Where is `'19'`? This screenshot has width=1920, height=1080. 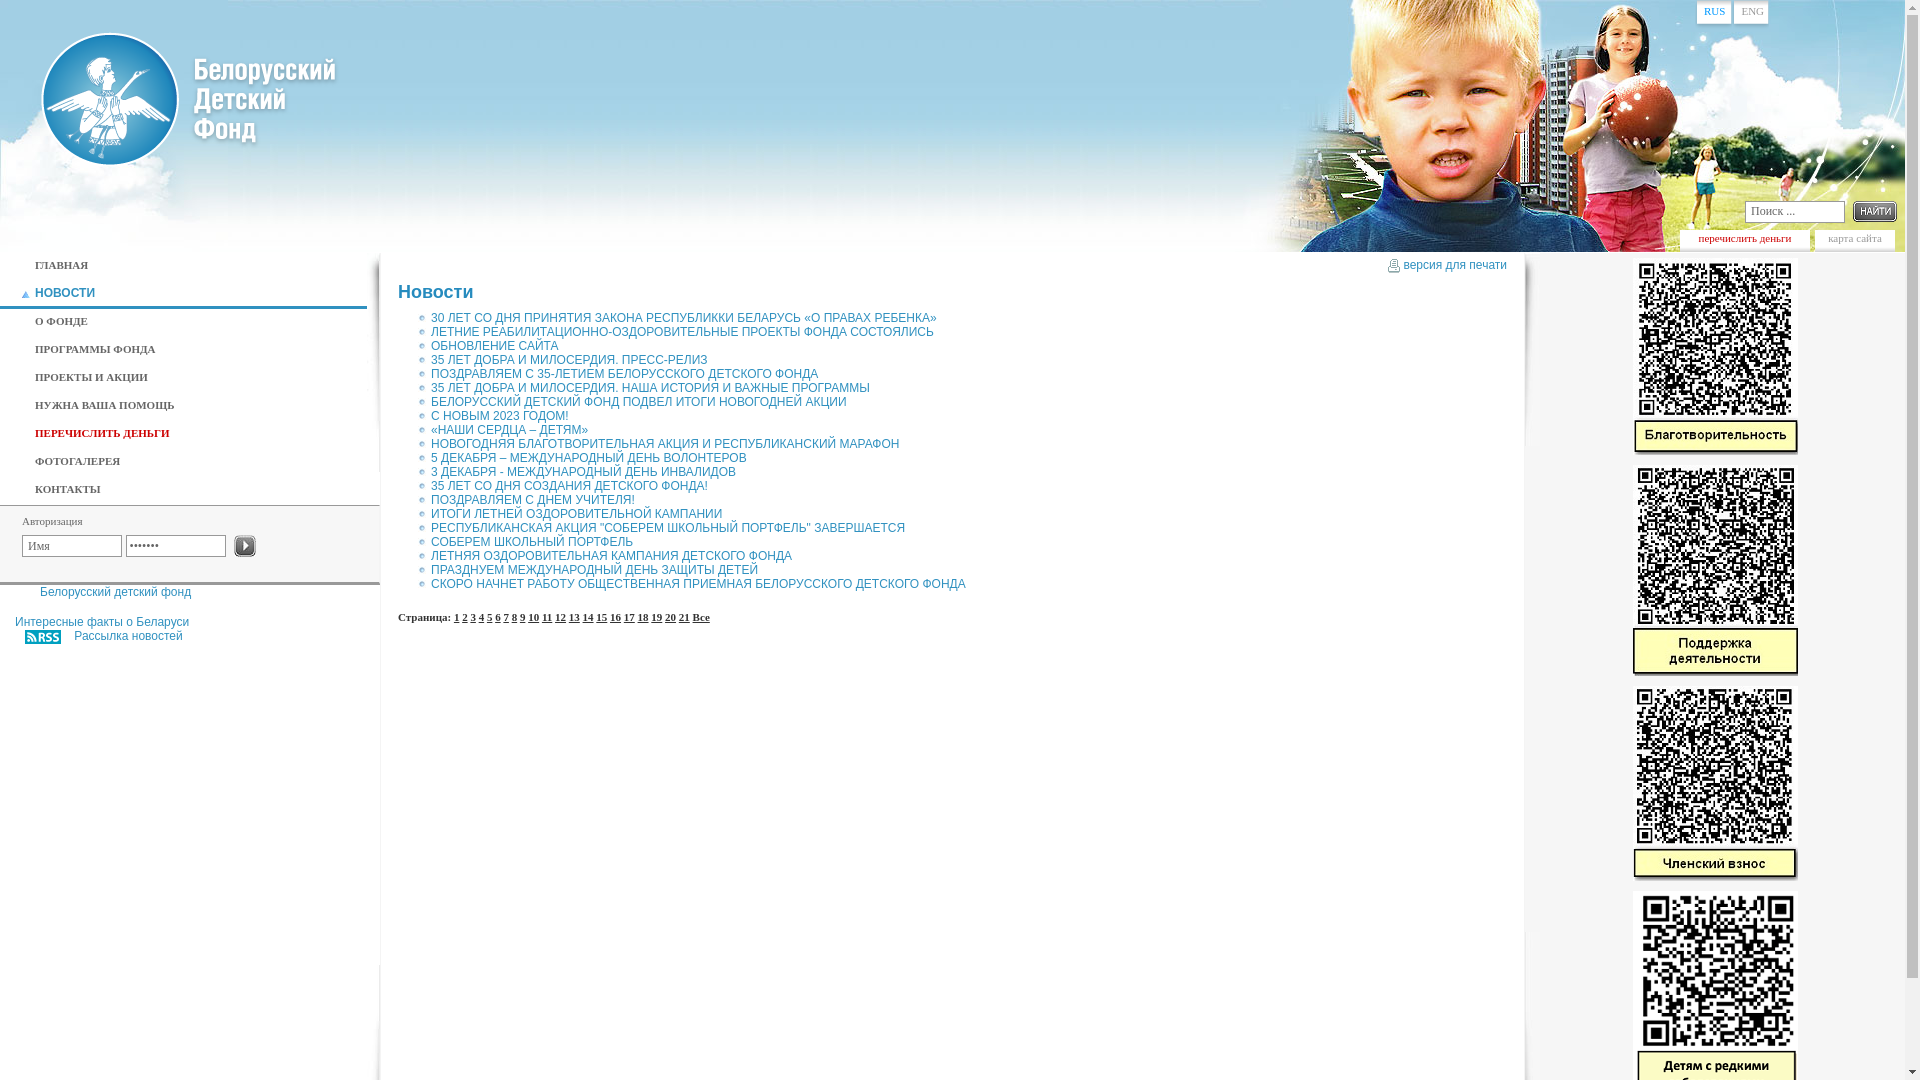
'19' is located at coordinates (656, 611).